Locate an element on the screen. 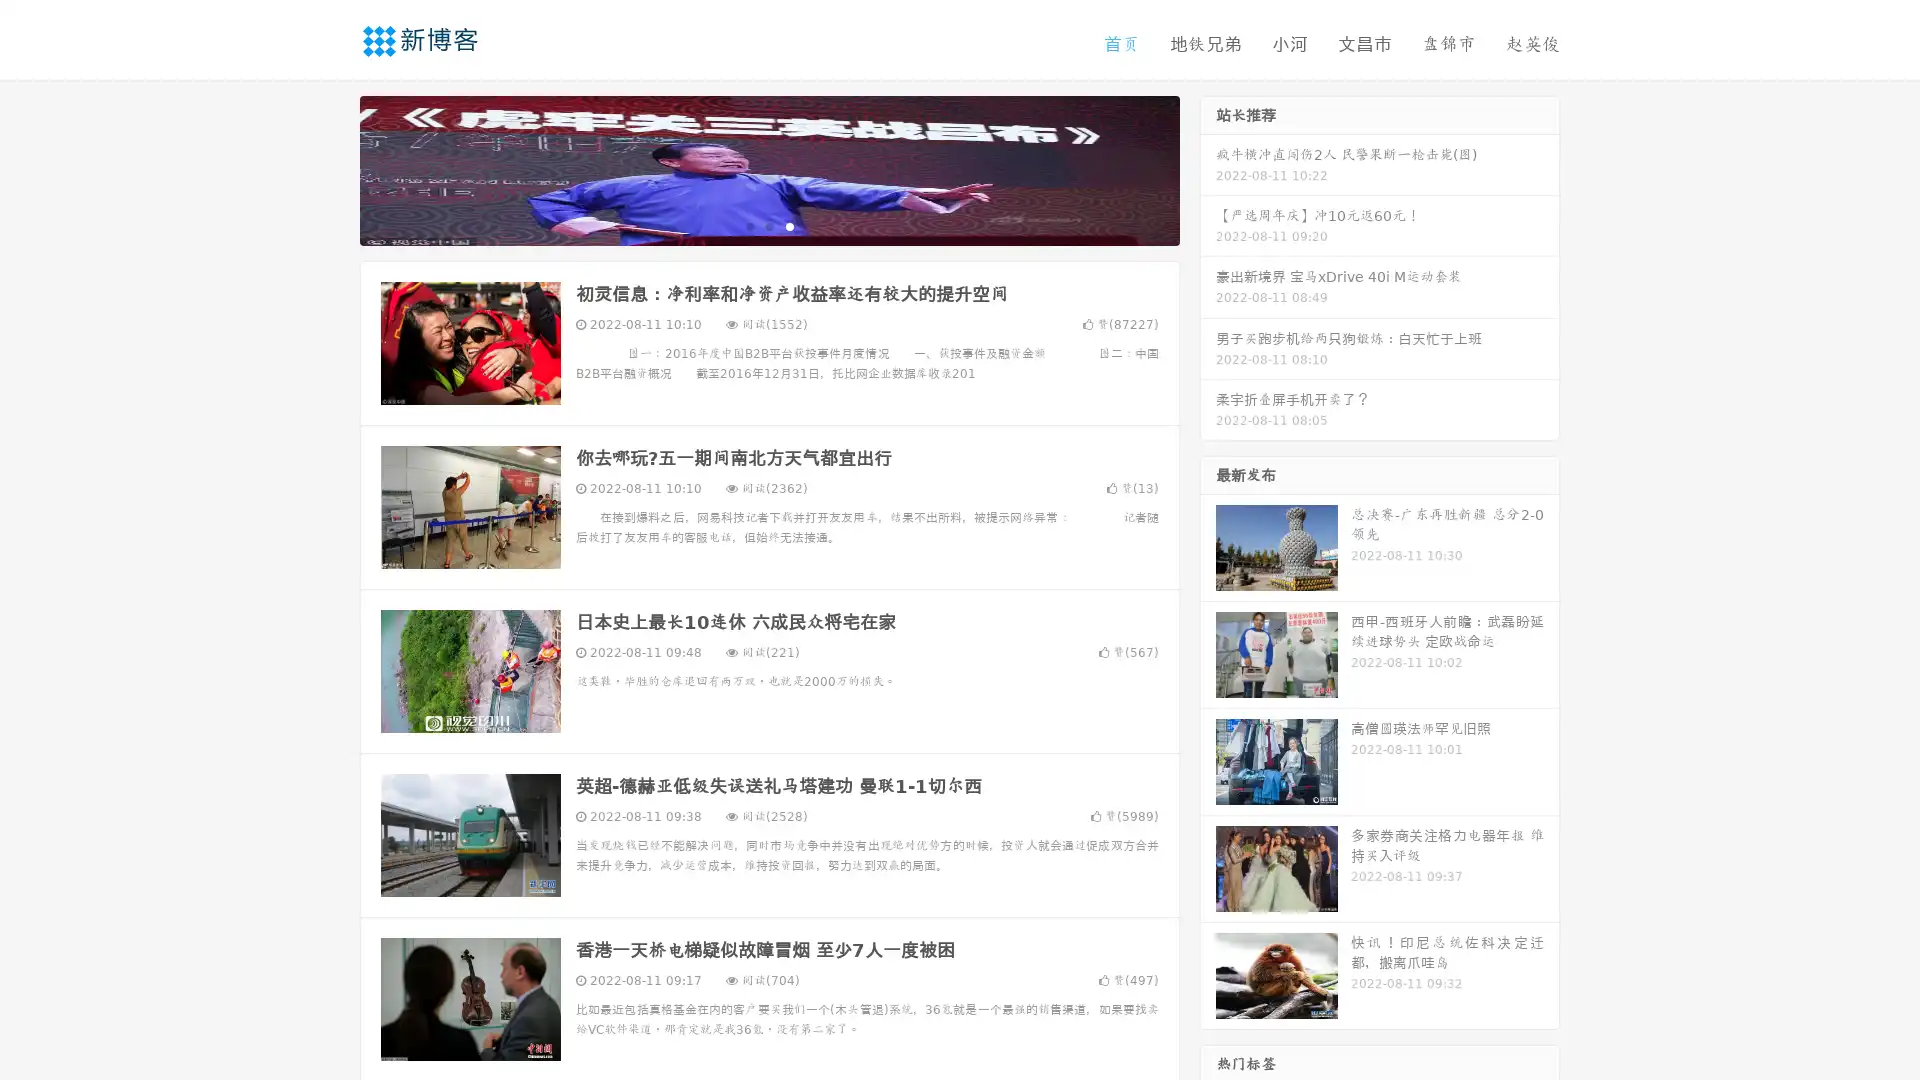 The height and width of the screenshot is (1080, 1920). Go to slide 1 is located at coordinates (748, 225).